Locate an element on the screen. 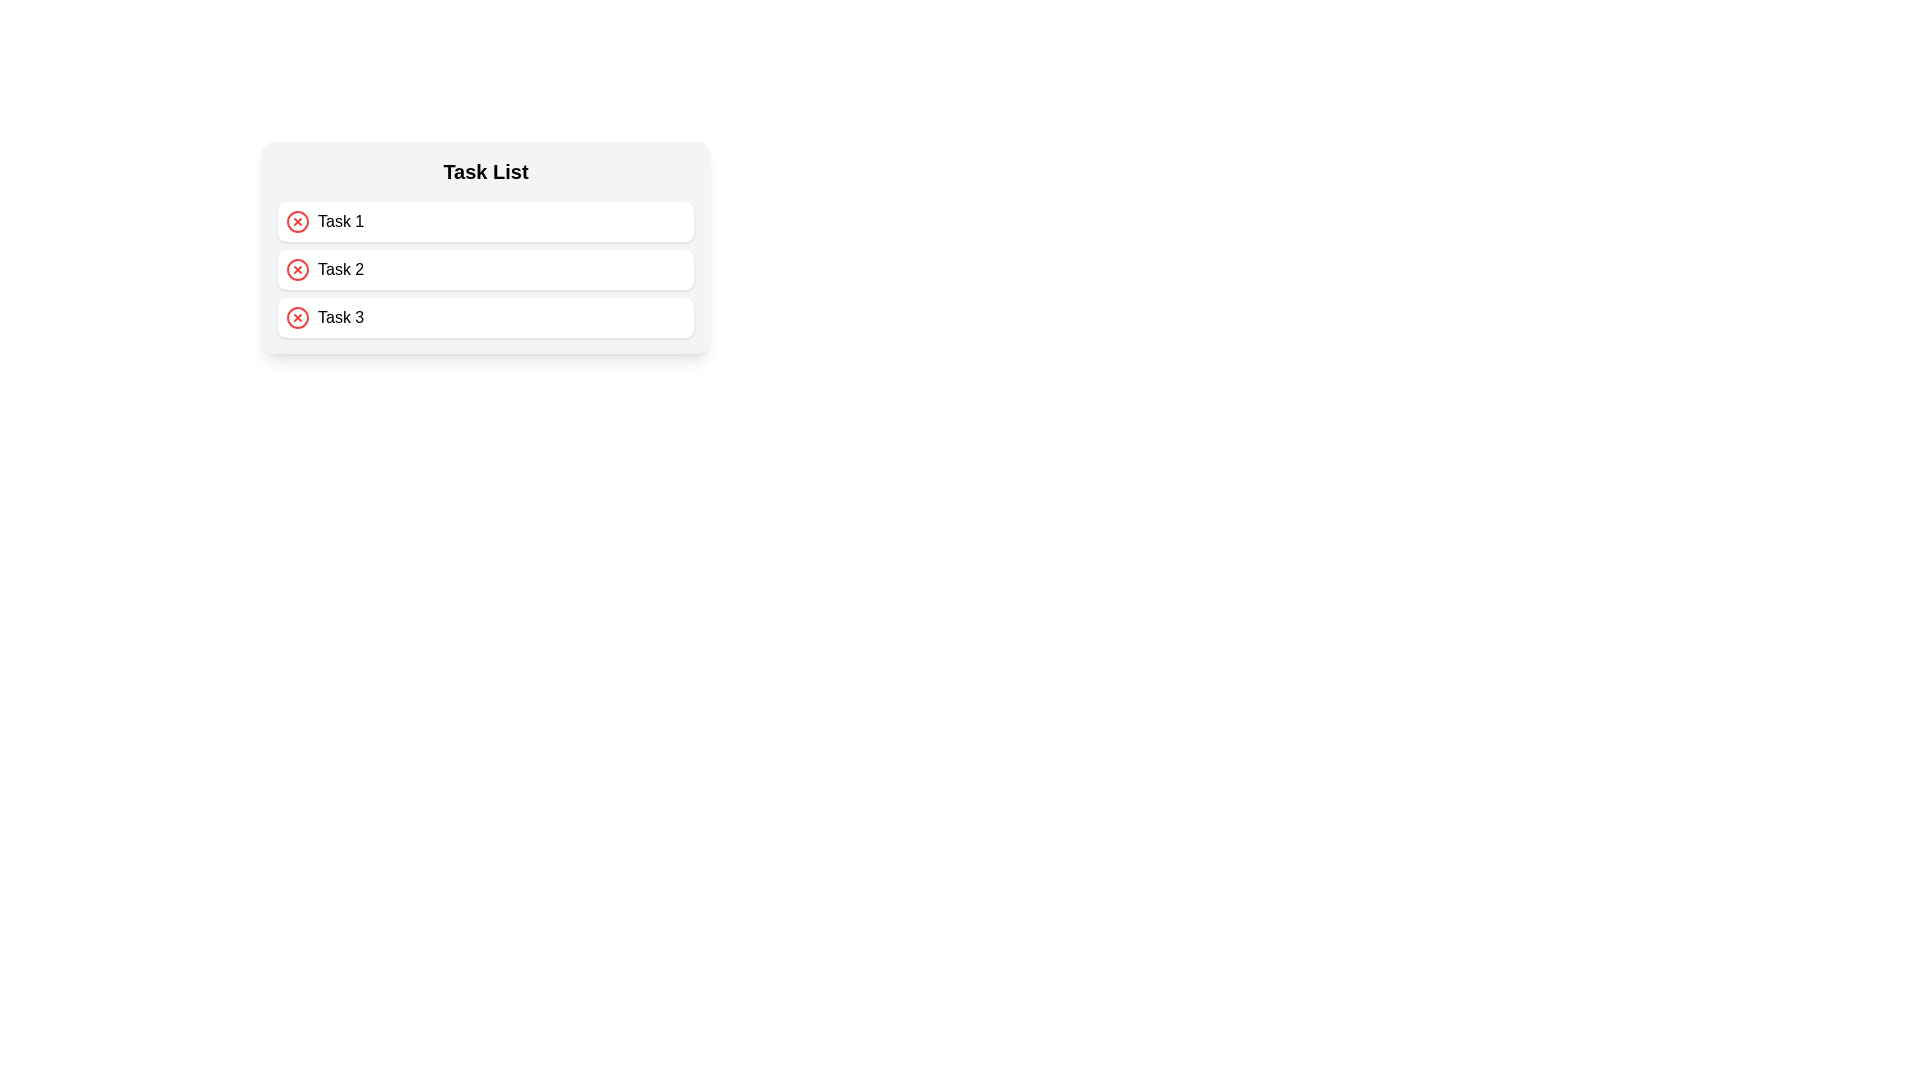 Image resolution: width=1920 pixels, height=1080 pixels. the 'Task List' text label which is bold and serves as a heading above the task items is located at coordinates (485, 171).